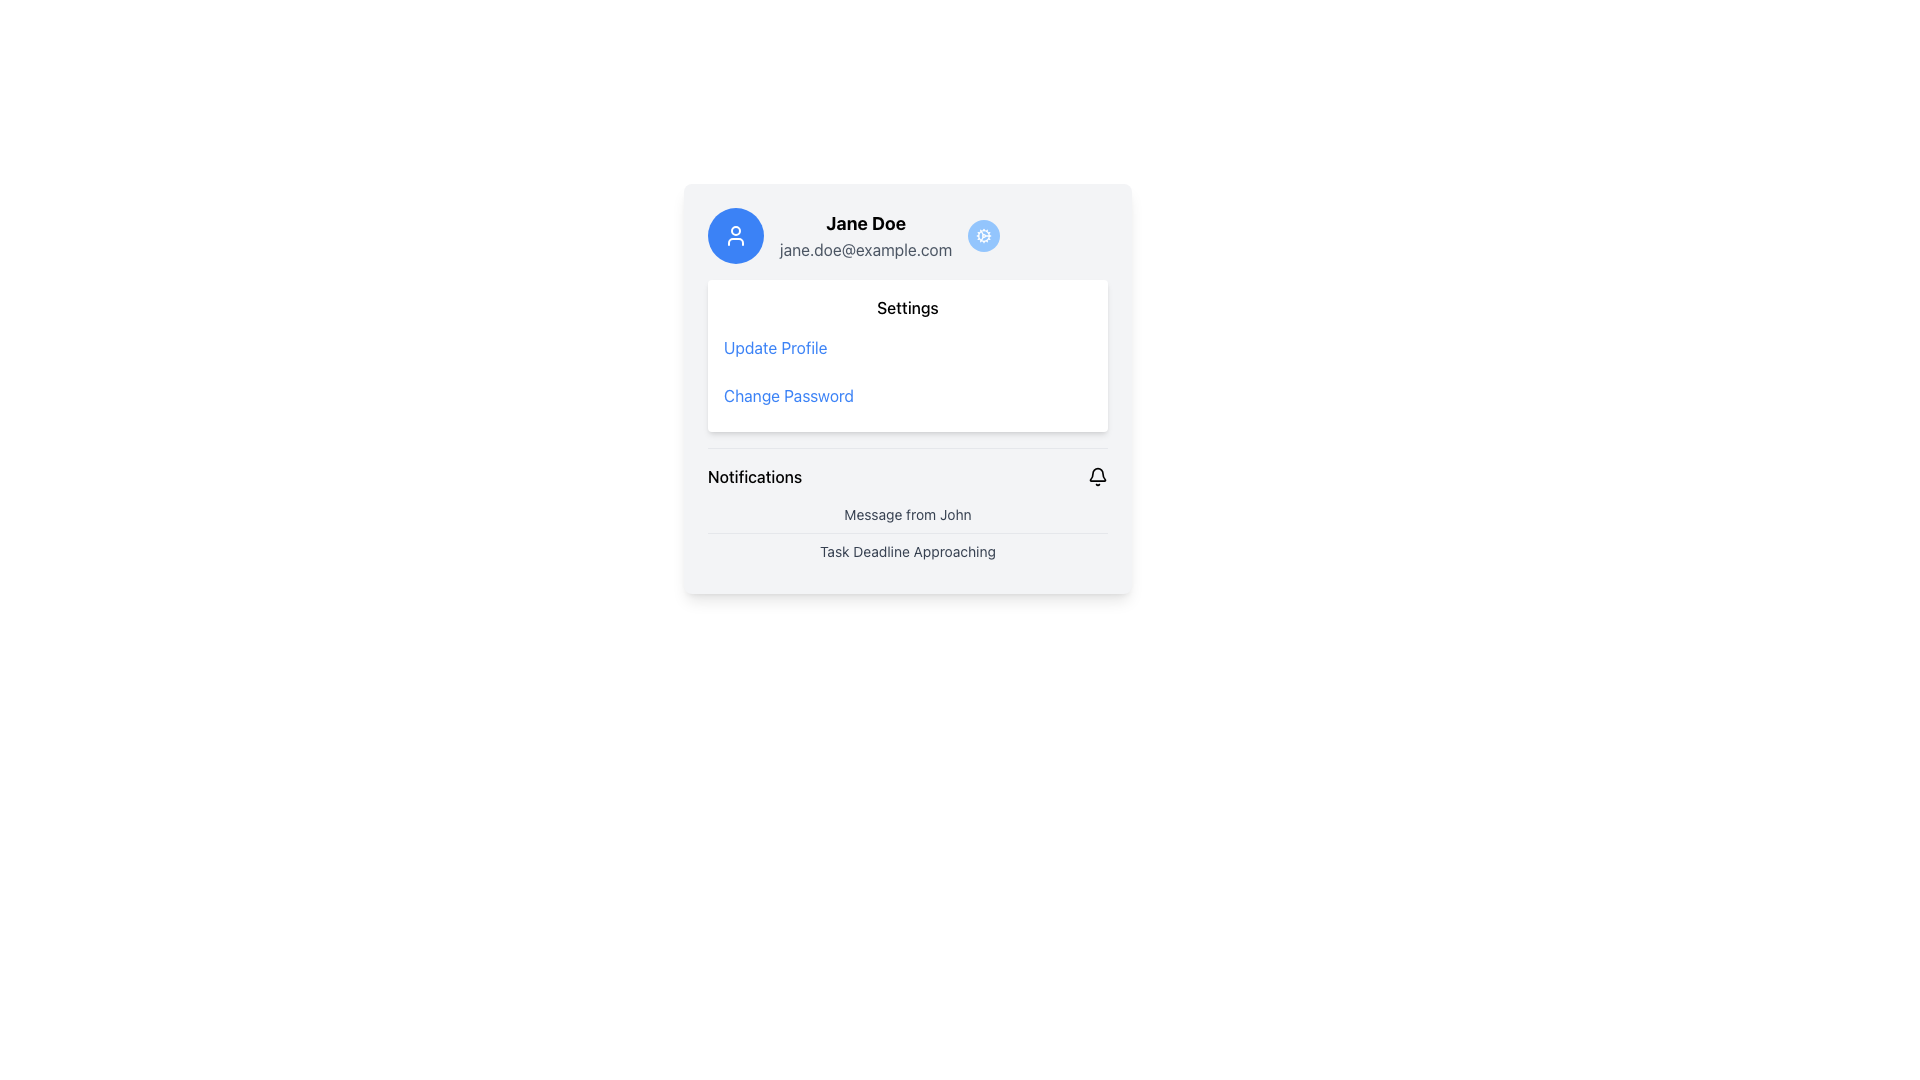 Image resolution: width=1920 pixels, height=1080 pixels. Describe the element at coordinates (984, 234) in the screenshot. I see `the circular glyph within the SVG gear icon located in the upper-right section of the user card header` at that location.